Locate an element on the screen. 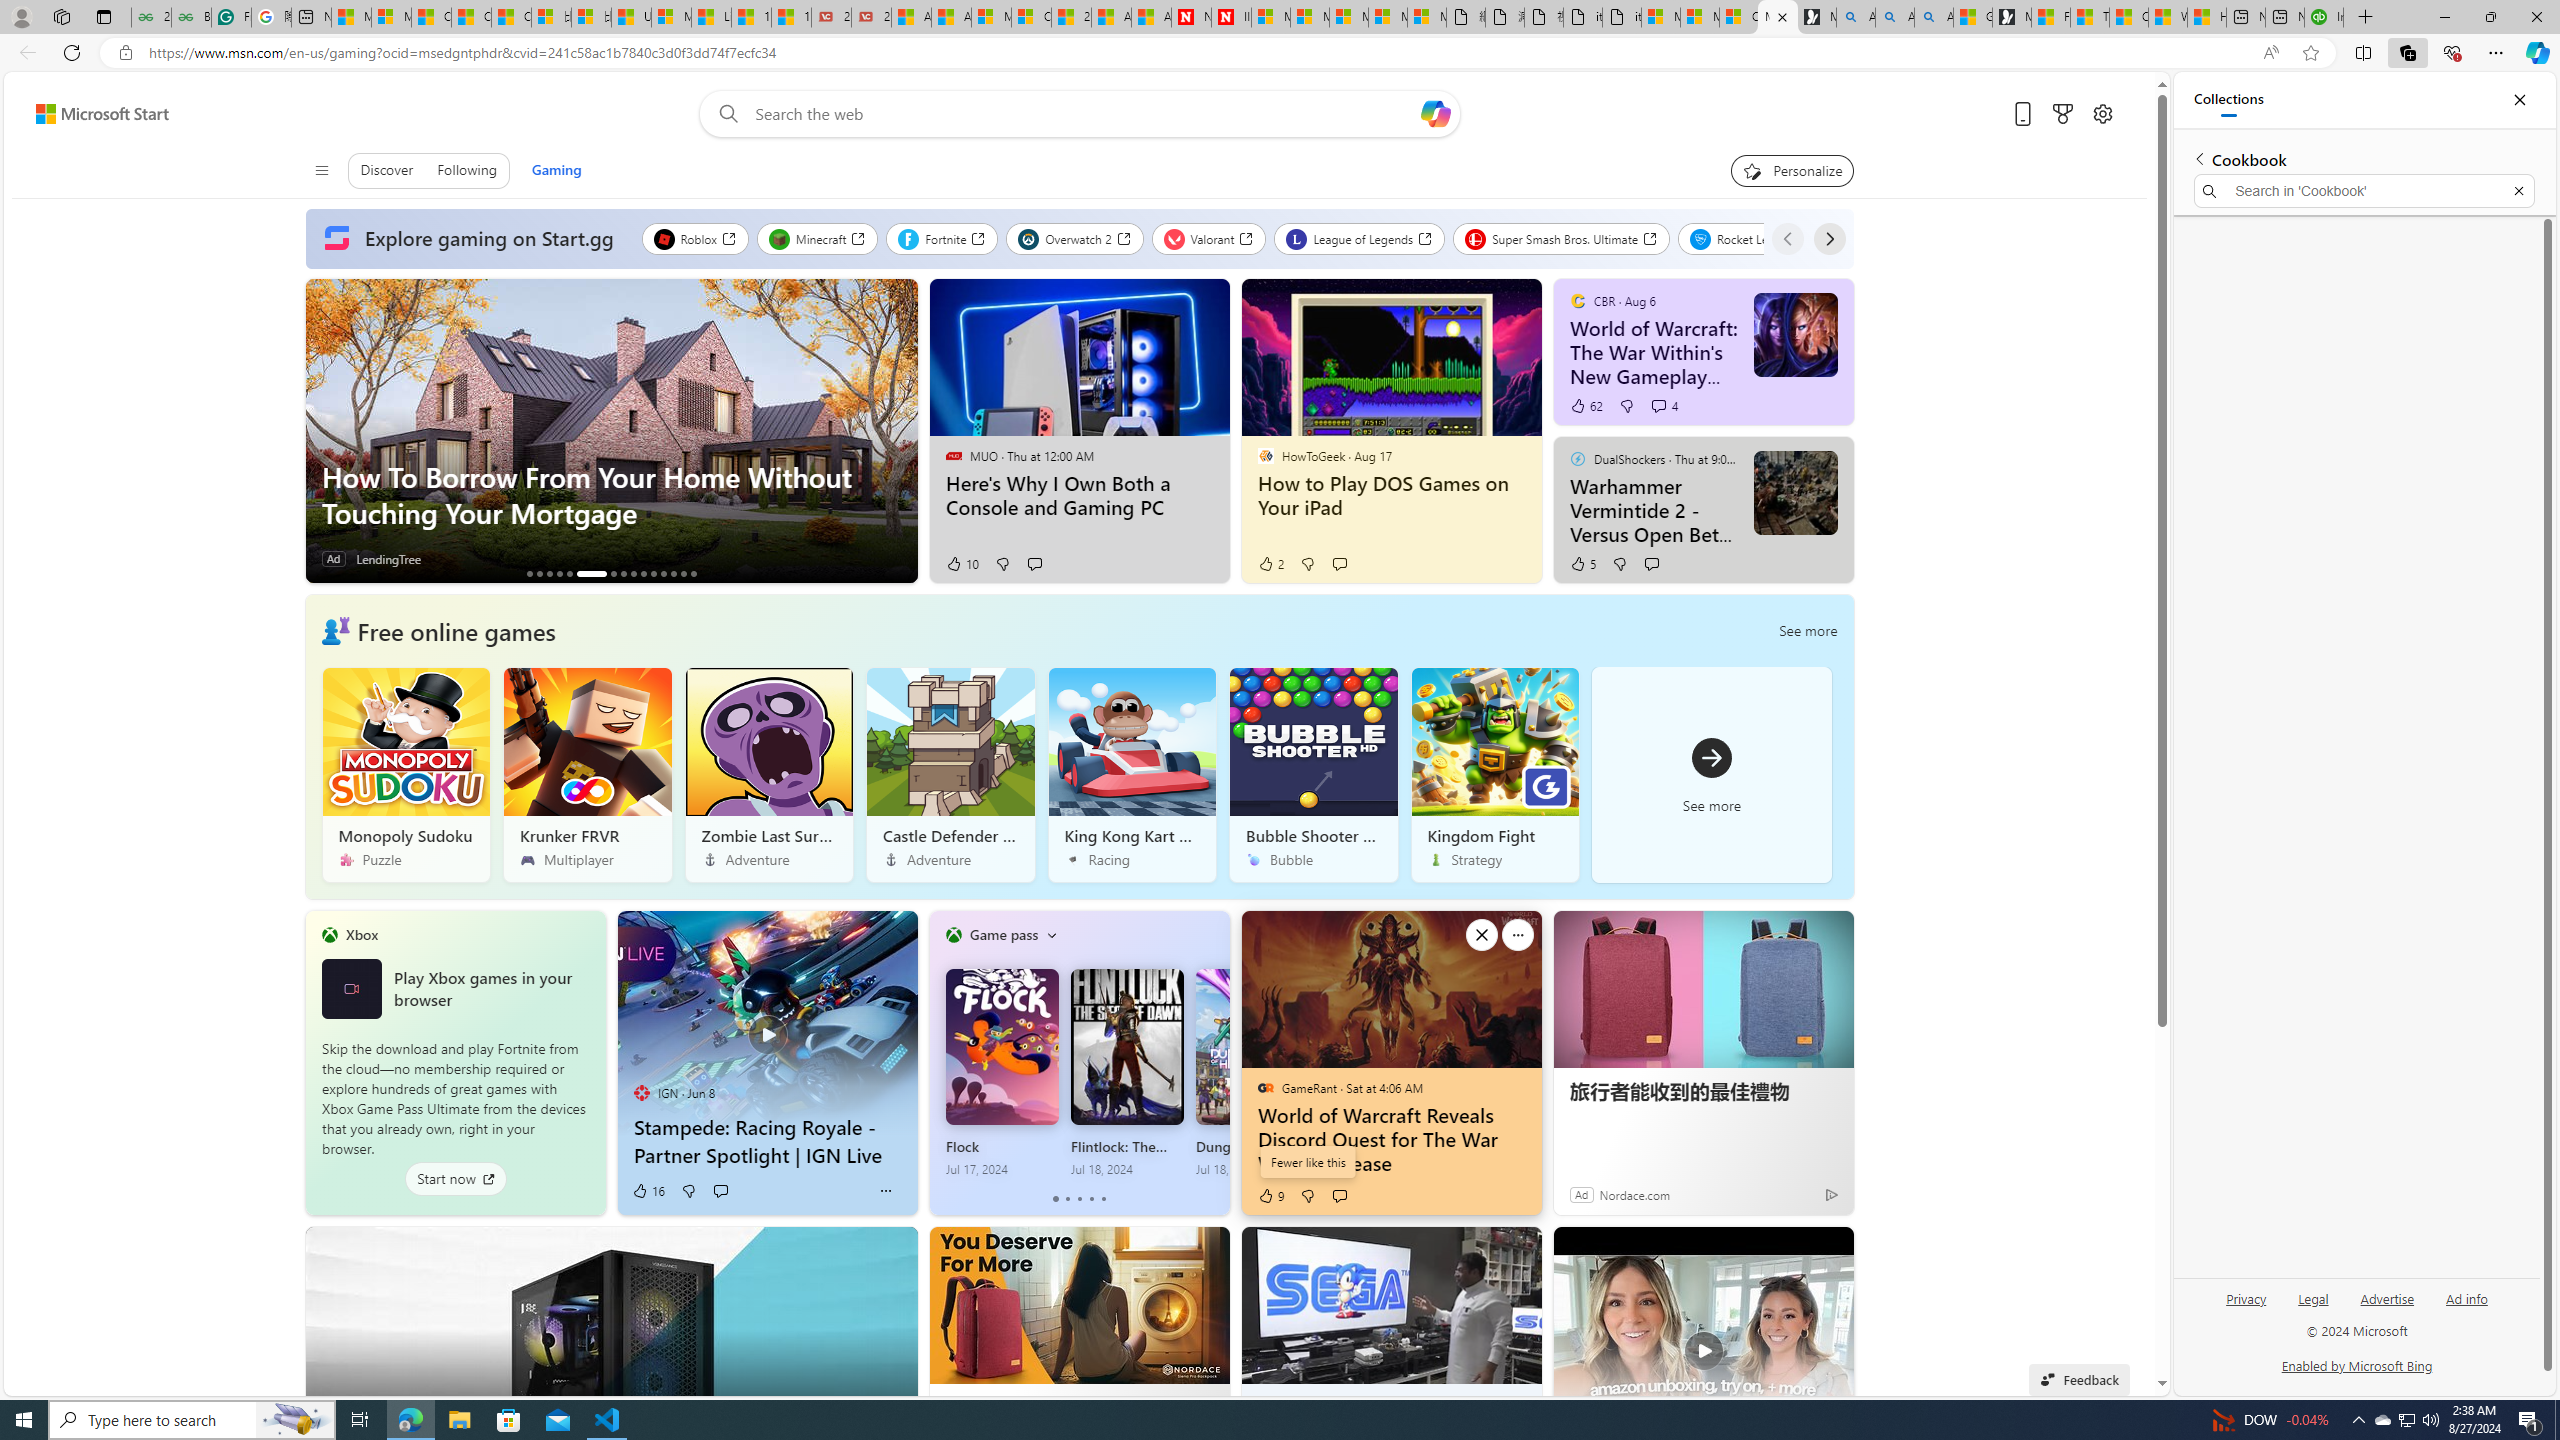 Image resolution: width=2560 pixels, height=1440 pixels. 'tab-0' is located at coordinates (1055, 1198).